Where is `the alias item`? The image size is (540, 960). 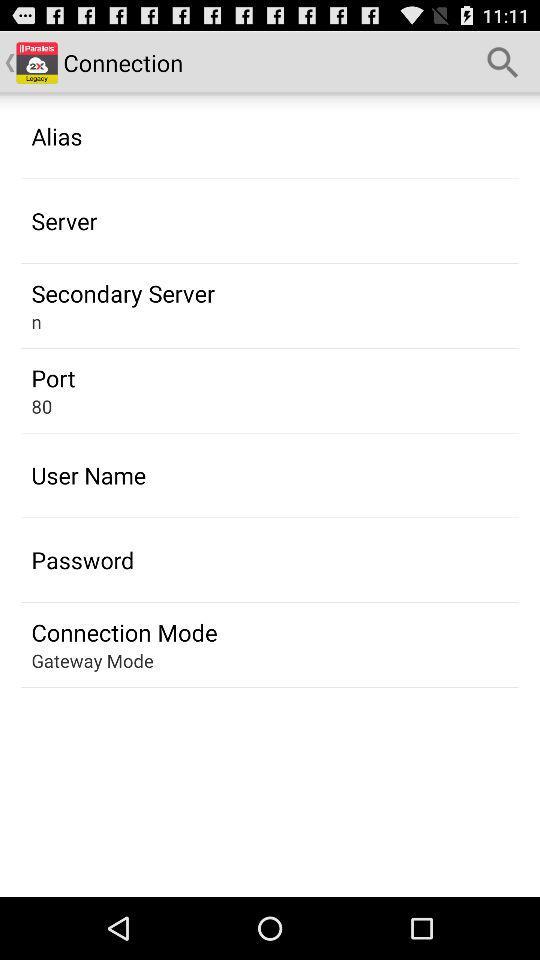 the alias item is located at coordinates (57, 135).